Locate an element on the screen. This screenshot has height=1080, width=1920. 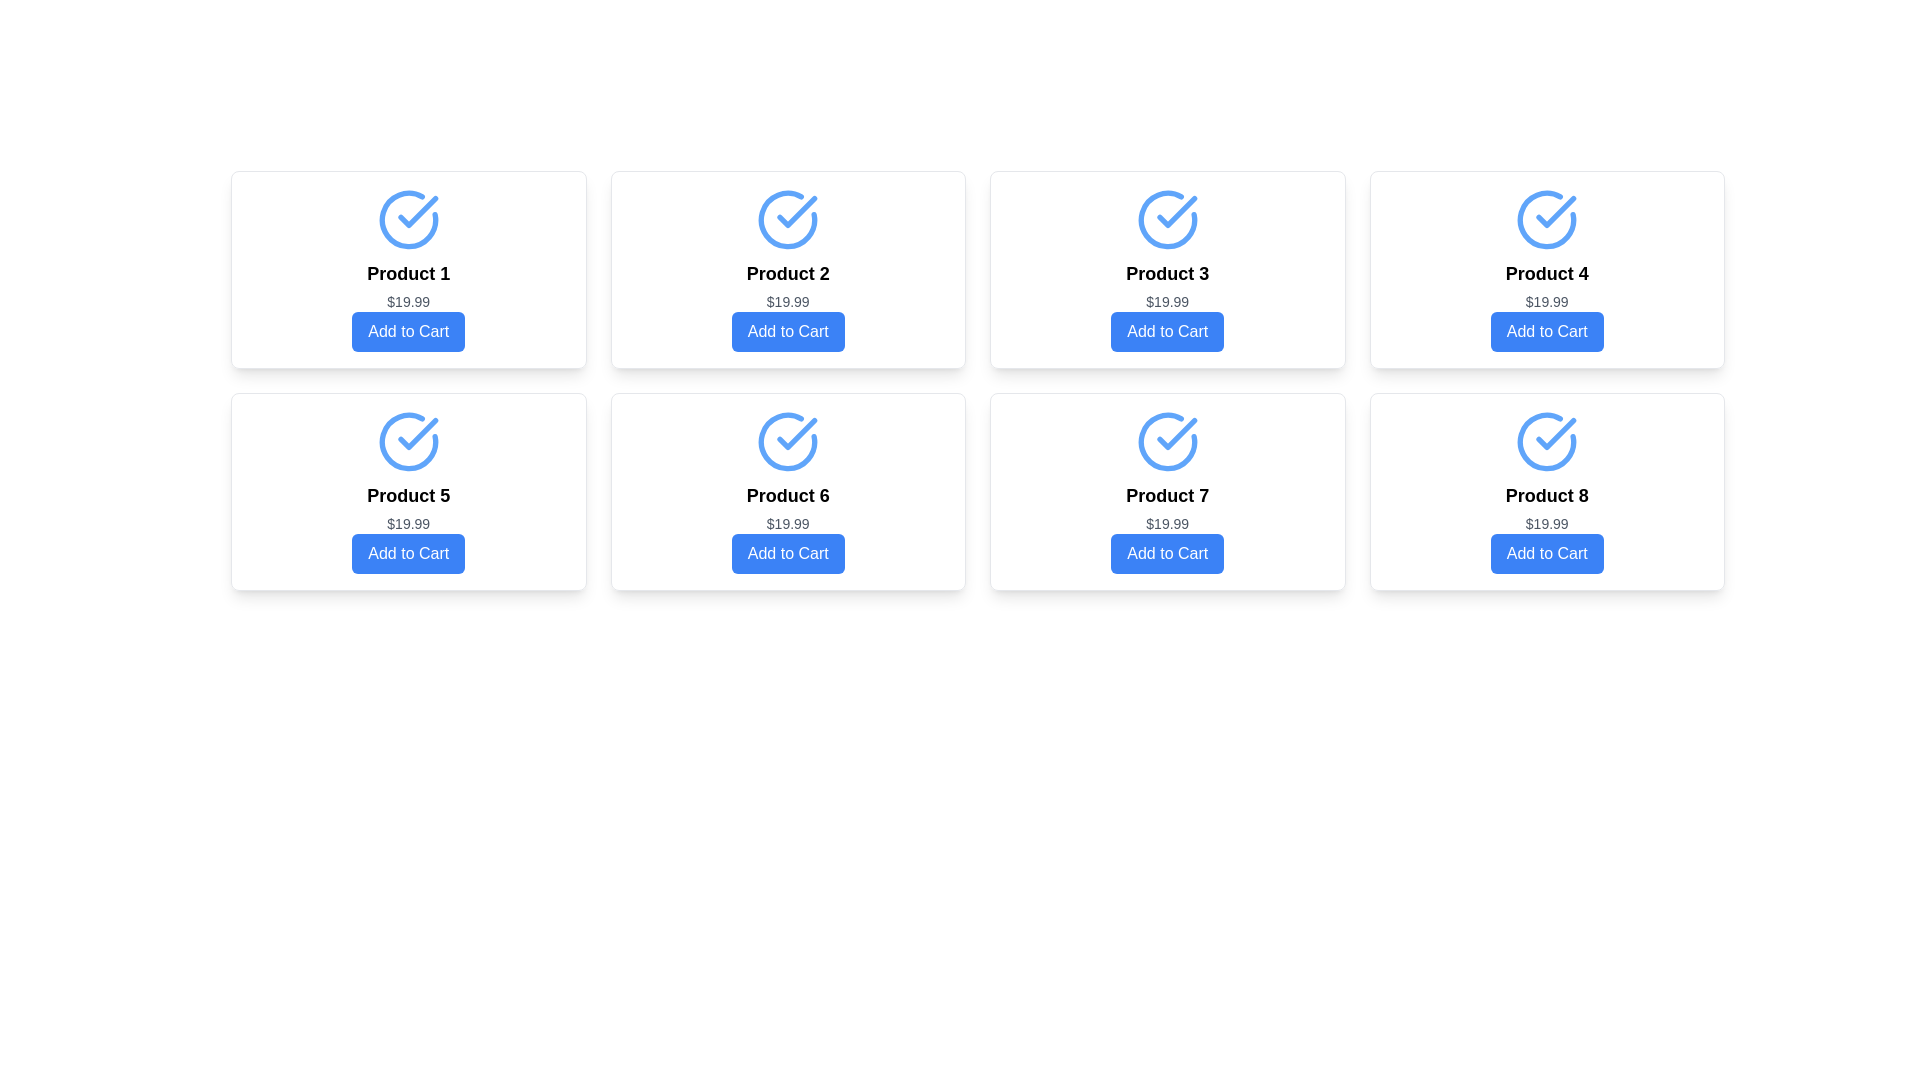
the 'Add to Cart' button with a blue background and white text located at the bottom-right of the 'Product 6' card is located at coordinates (787, 554).